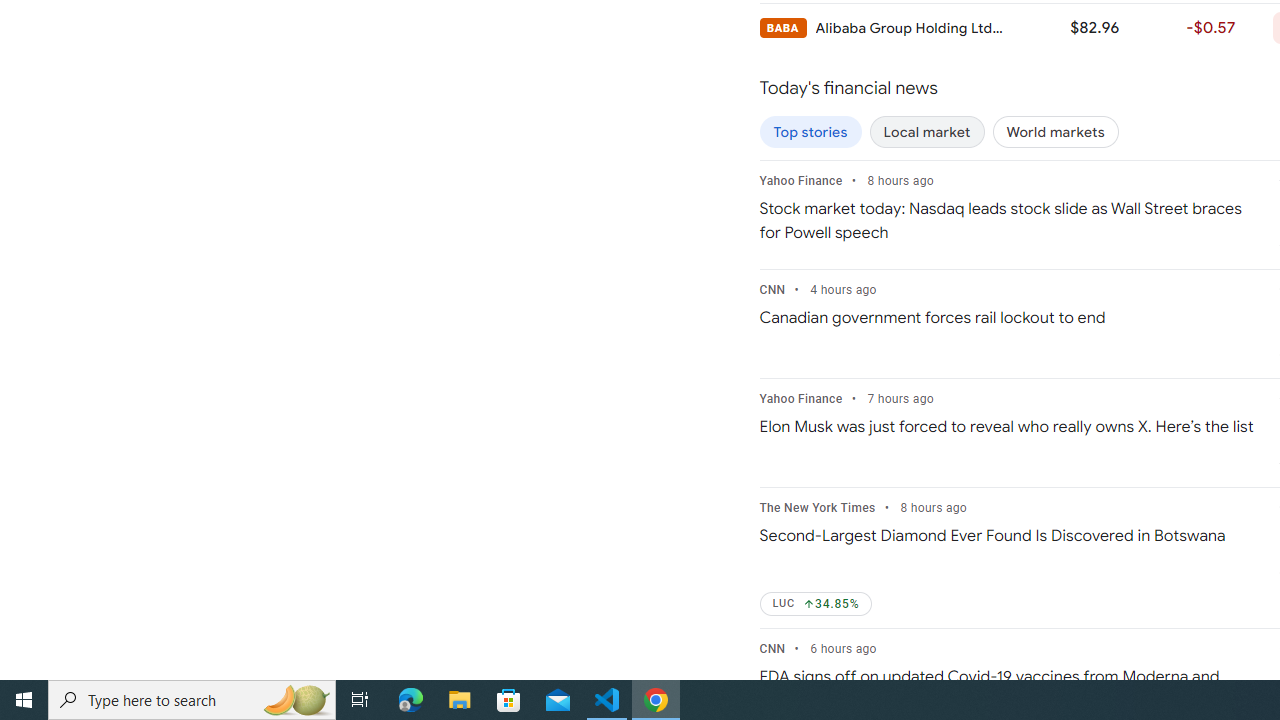  I want to click on 'Top stories', so click(810, 132).